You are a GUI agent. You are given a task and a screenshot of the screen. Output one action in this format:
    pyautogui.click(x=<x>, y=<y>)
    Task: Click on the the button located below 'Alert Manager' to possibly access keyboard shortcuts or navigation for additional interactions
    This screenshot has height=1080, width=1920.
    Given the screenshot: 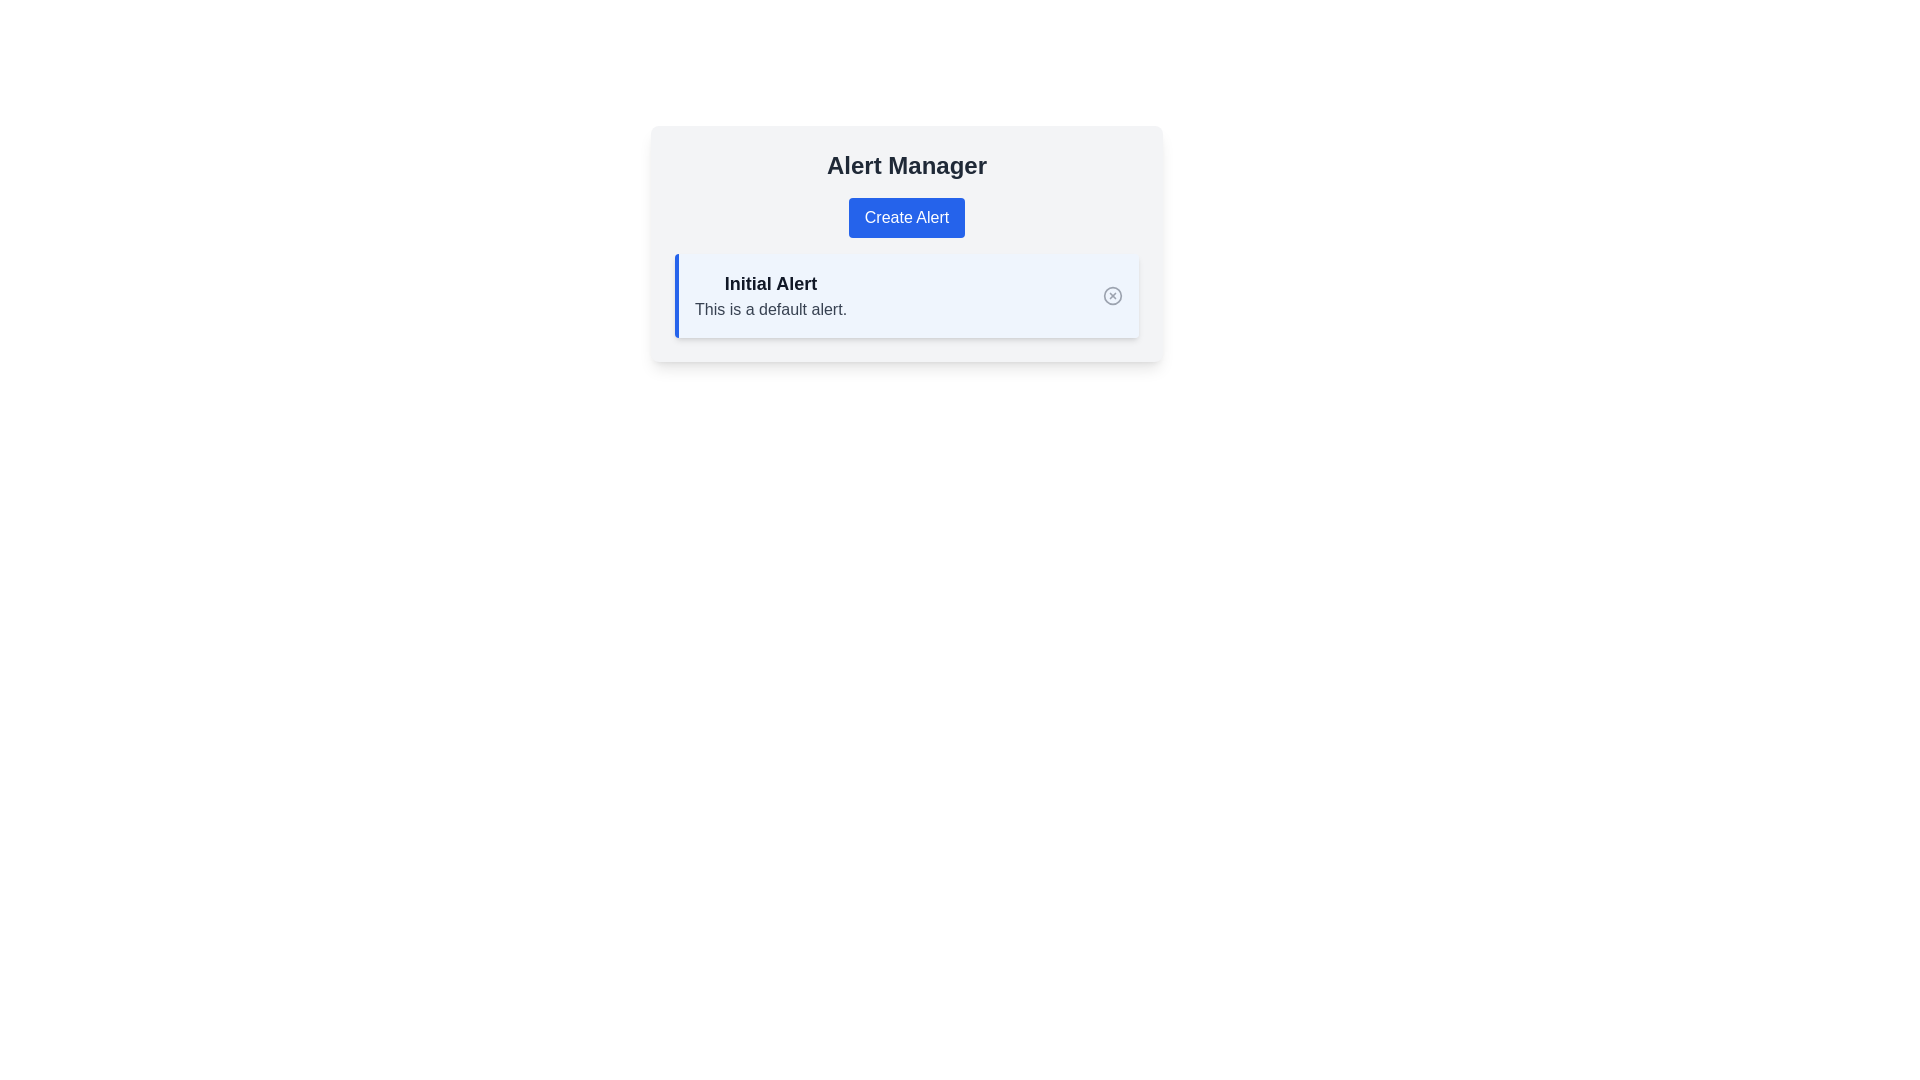 What is the action you would take?
    pyautogui.click(x=905, y=218)
    